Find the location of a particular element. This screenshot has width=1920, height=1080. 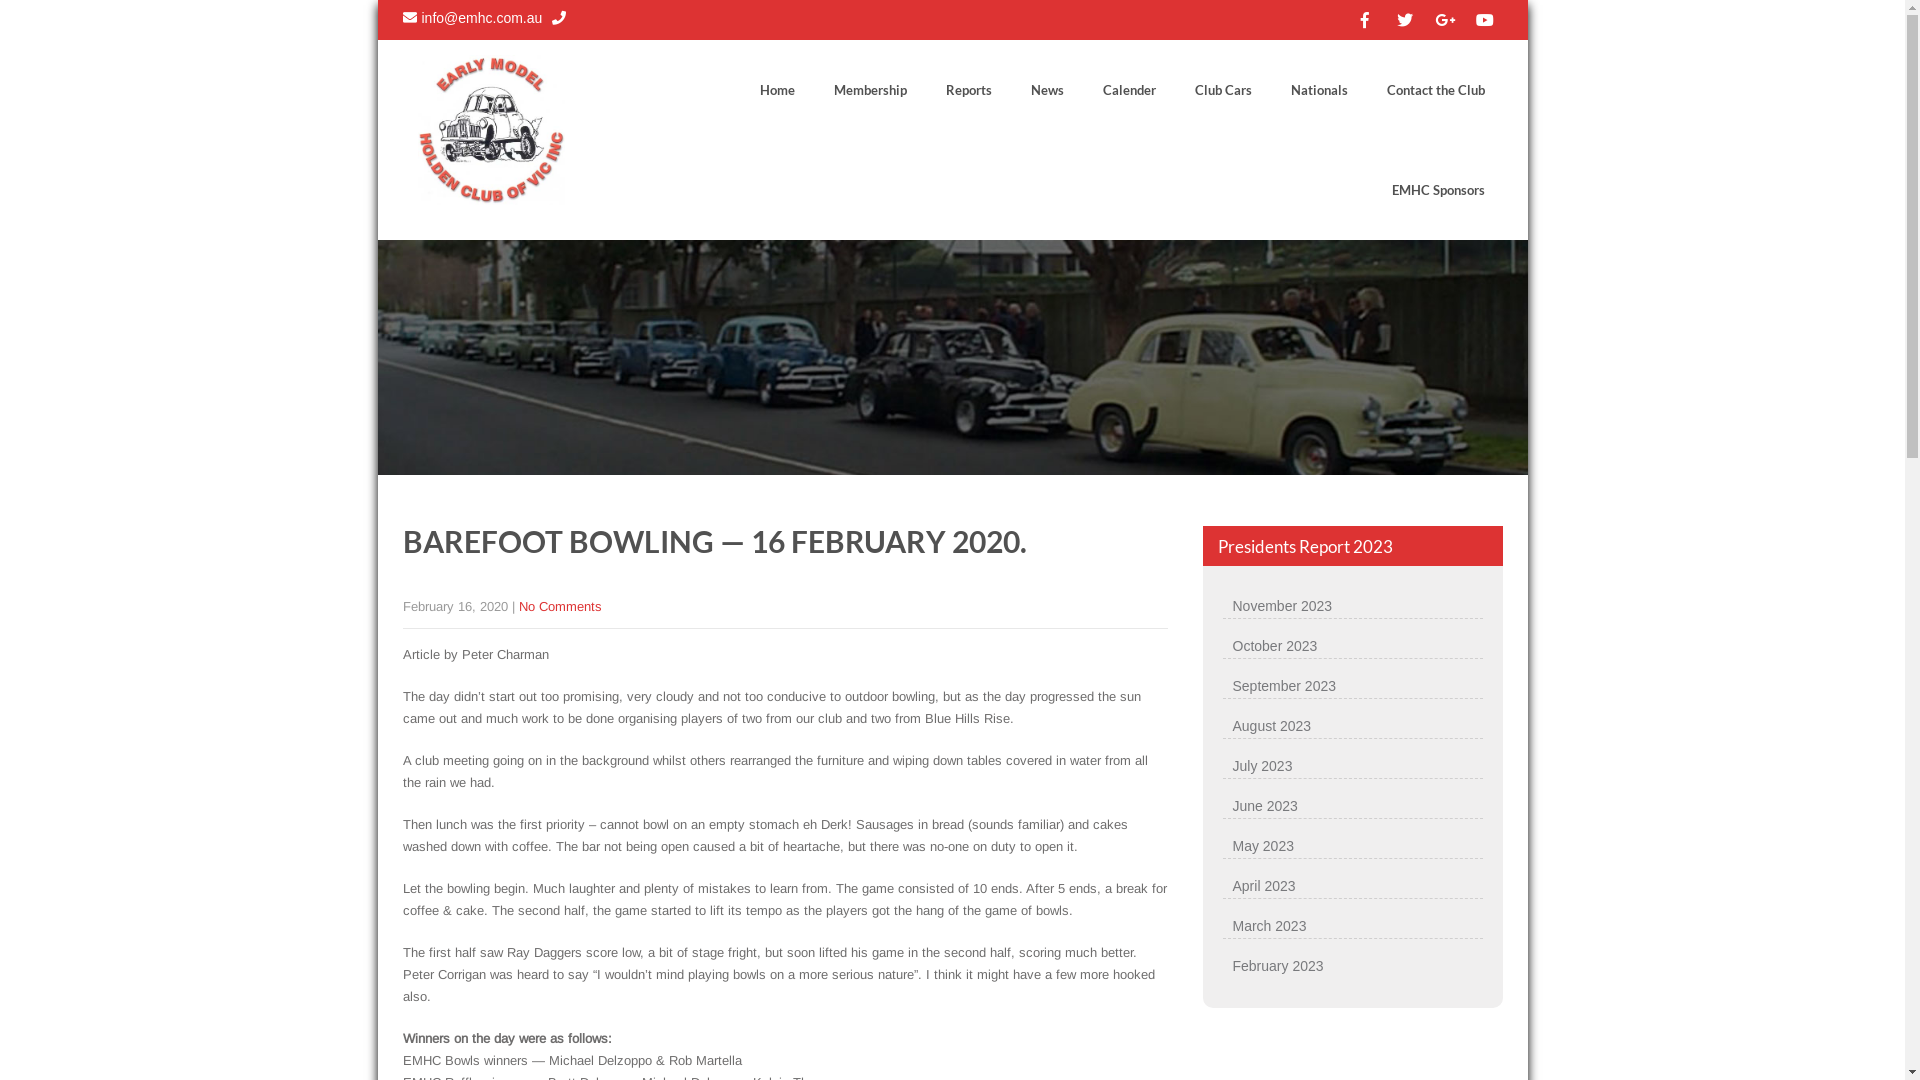

'fab fa-twitter' is located at coordinates (1386, 19).